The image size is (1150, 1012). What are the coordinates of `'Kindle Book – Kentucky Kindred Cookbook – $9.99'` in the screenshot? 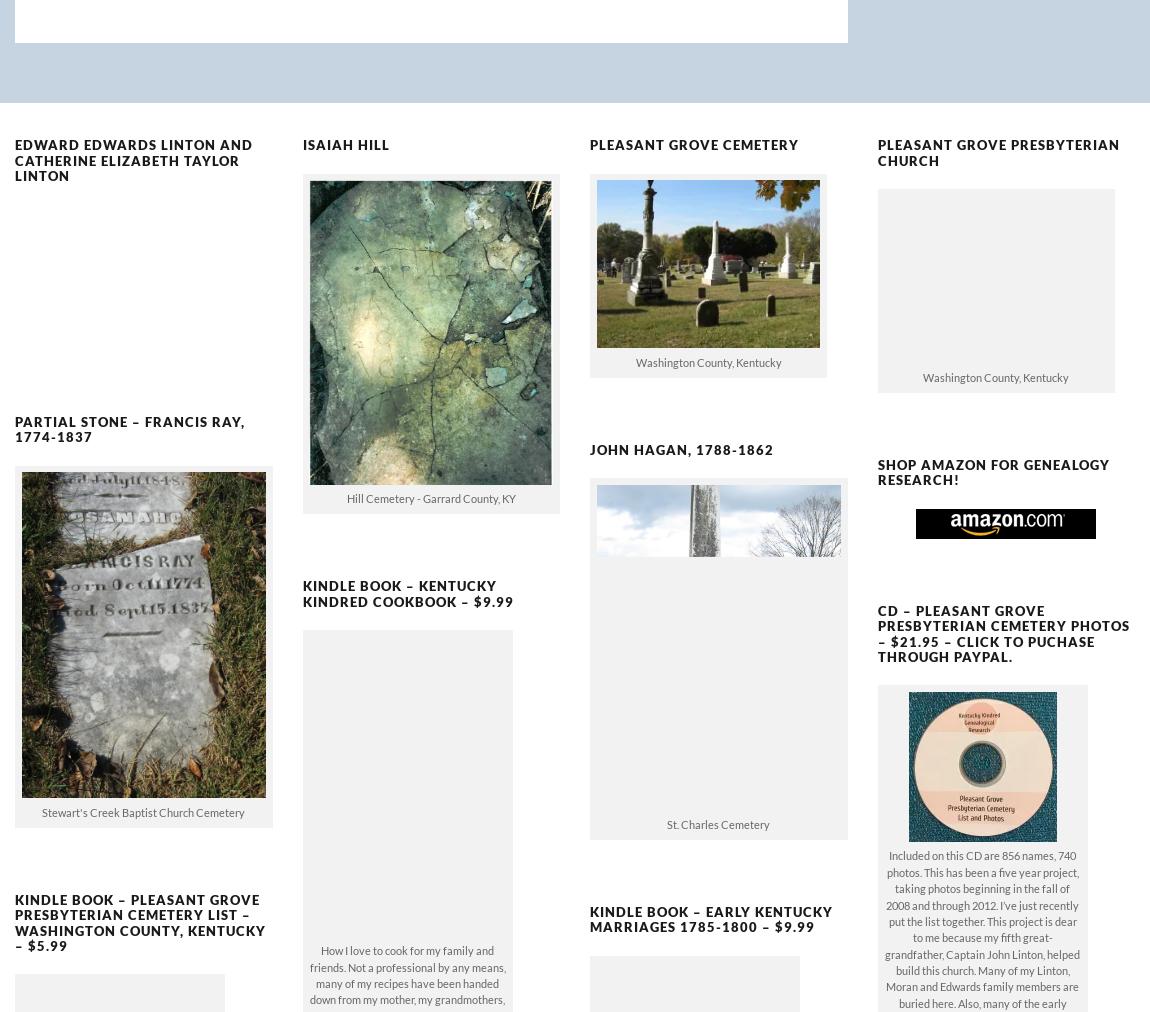 It's located at (407, 559).